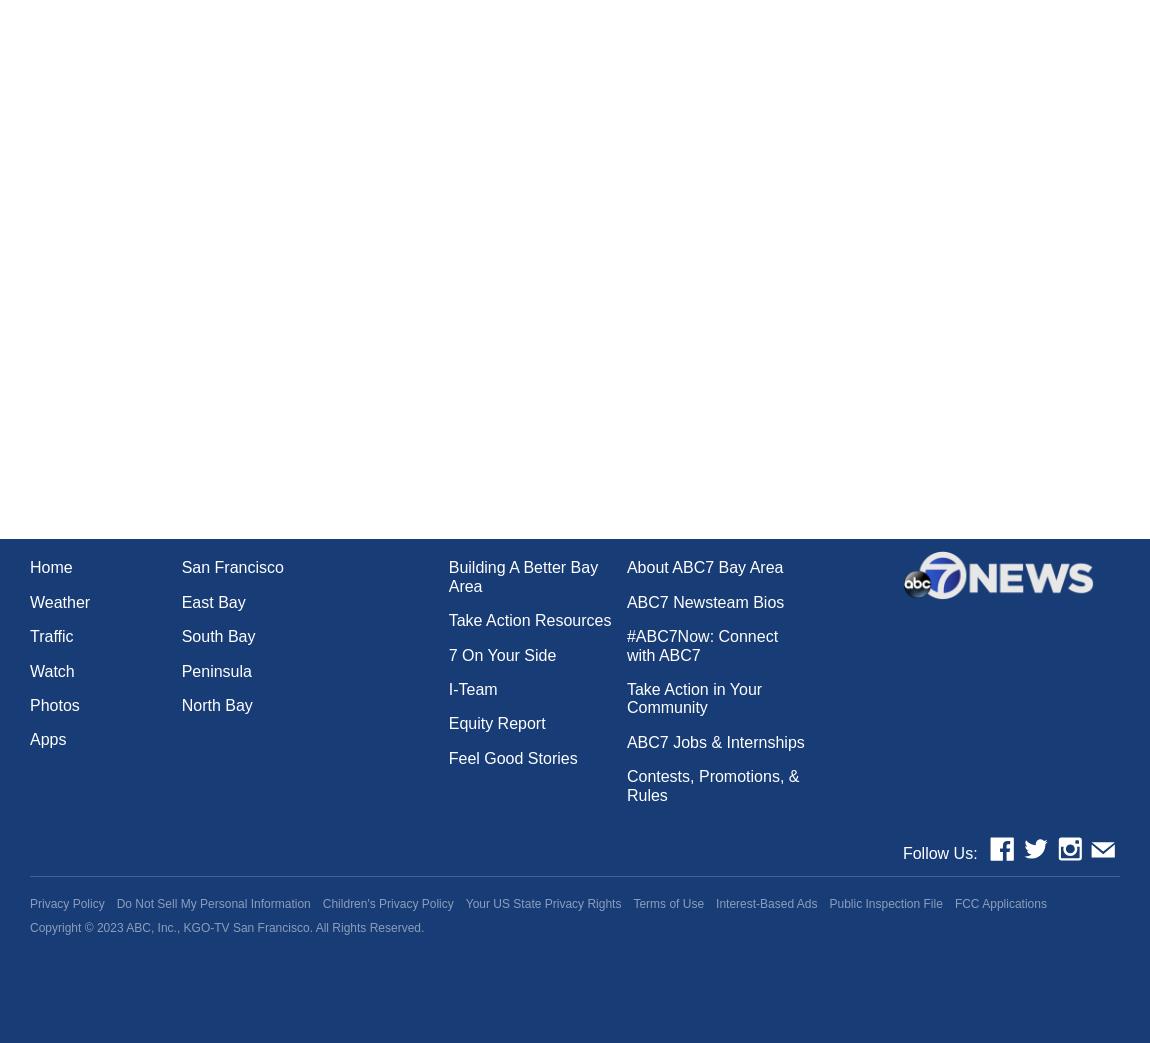 The height and width of the screenshot is (1043, 1150). Describe the element at coordinates (108, 926) in the screenshot. I see `'2023'` at that location.